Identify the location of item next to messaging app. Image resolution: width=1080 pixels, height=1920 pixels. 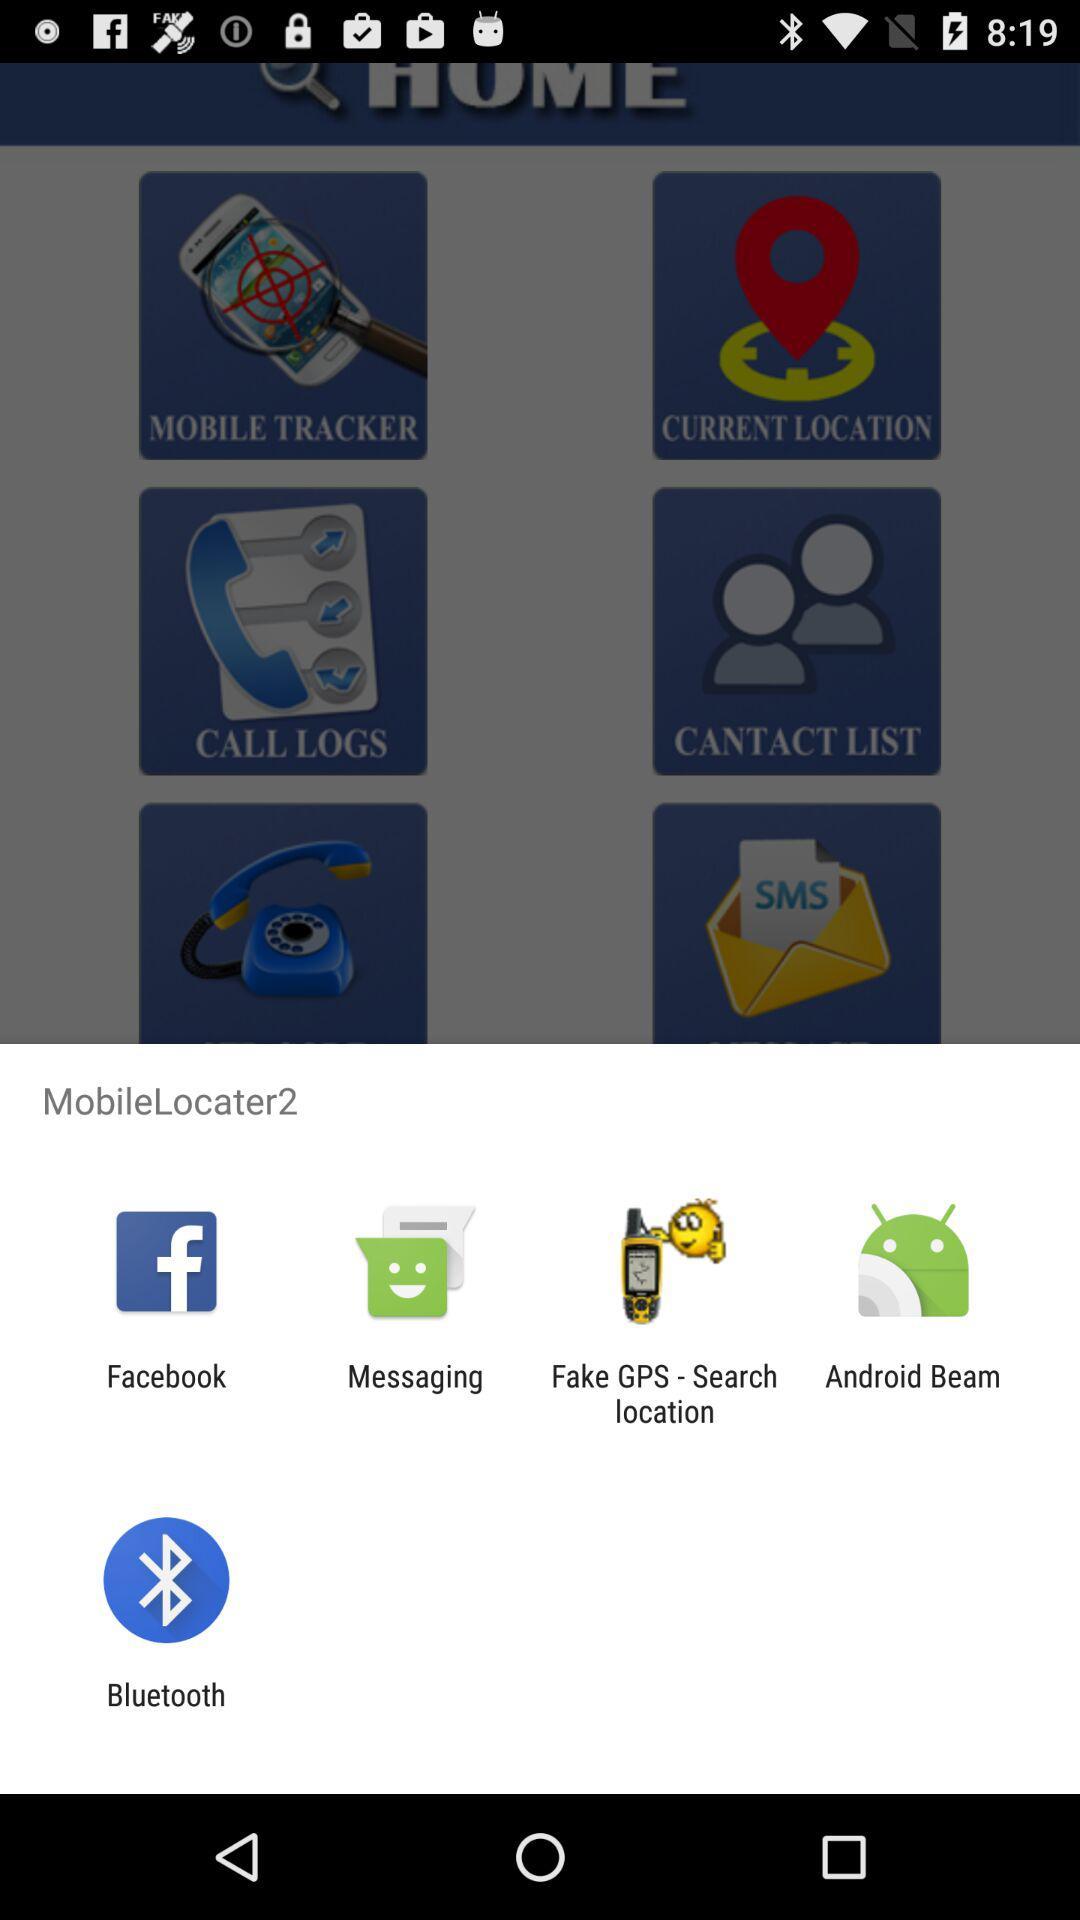
(165, 1392).